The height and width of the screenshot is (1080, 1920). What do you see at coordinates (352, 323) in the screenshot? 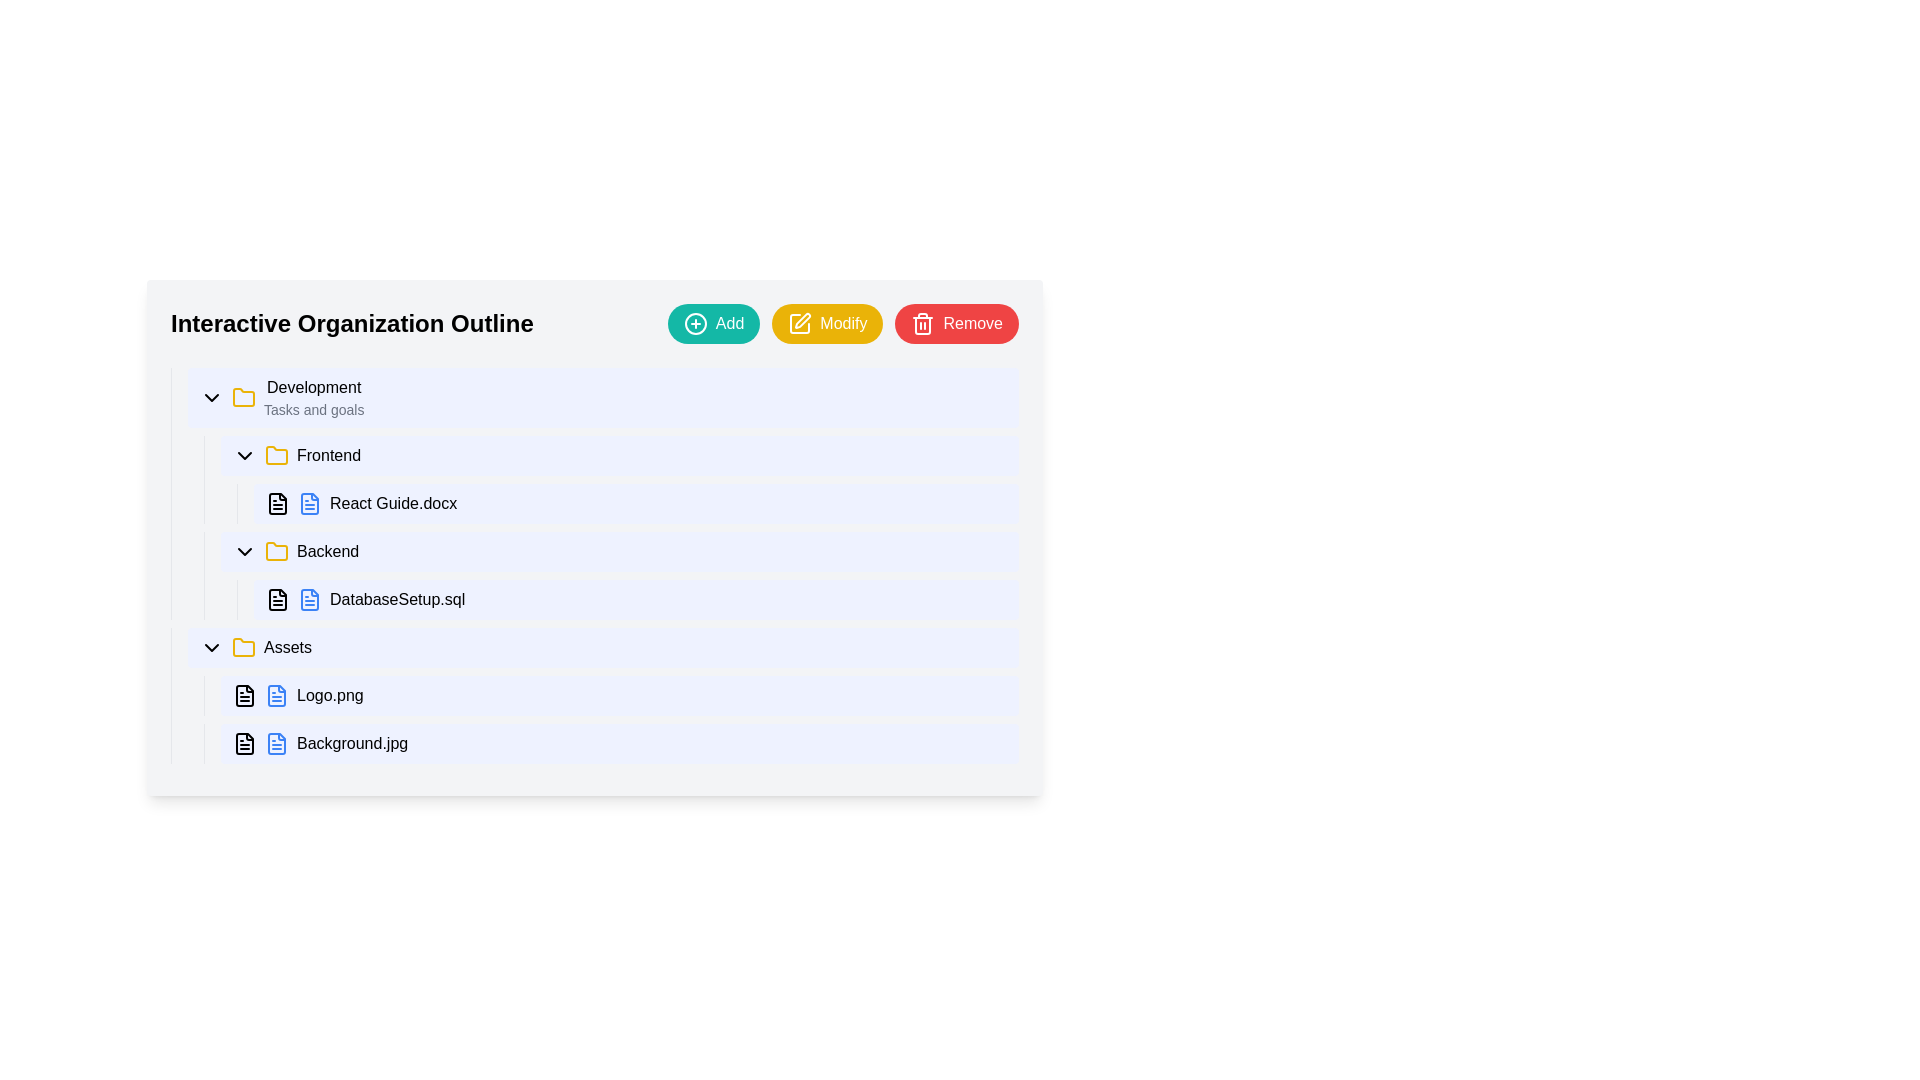
I see `the text label that serves as the title or heading for the displayed interface section, located at the top-left of a header-like row` at bounding box center [352, 323].